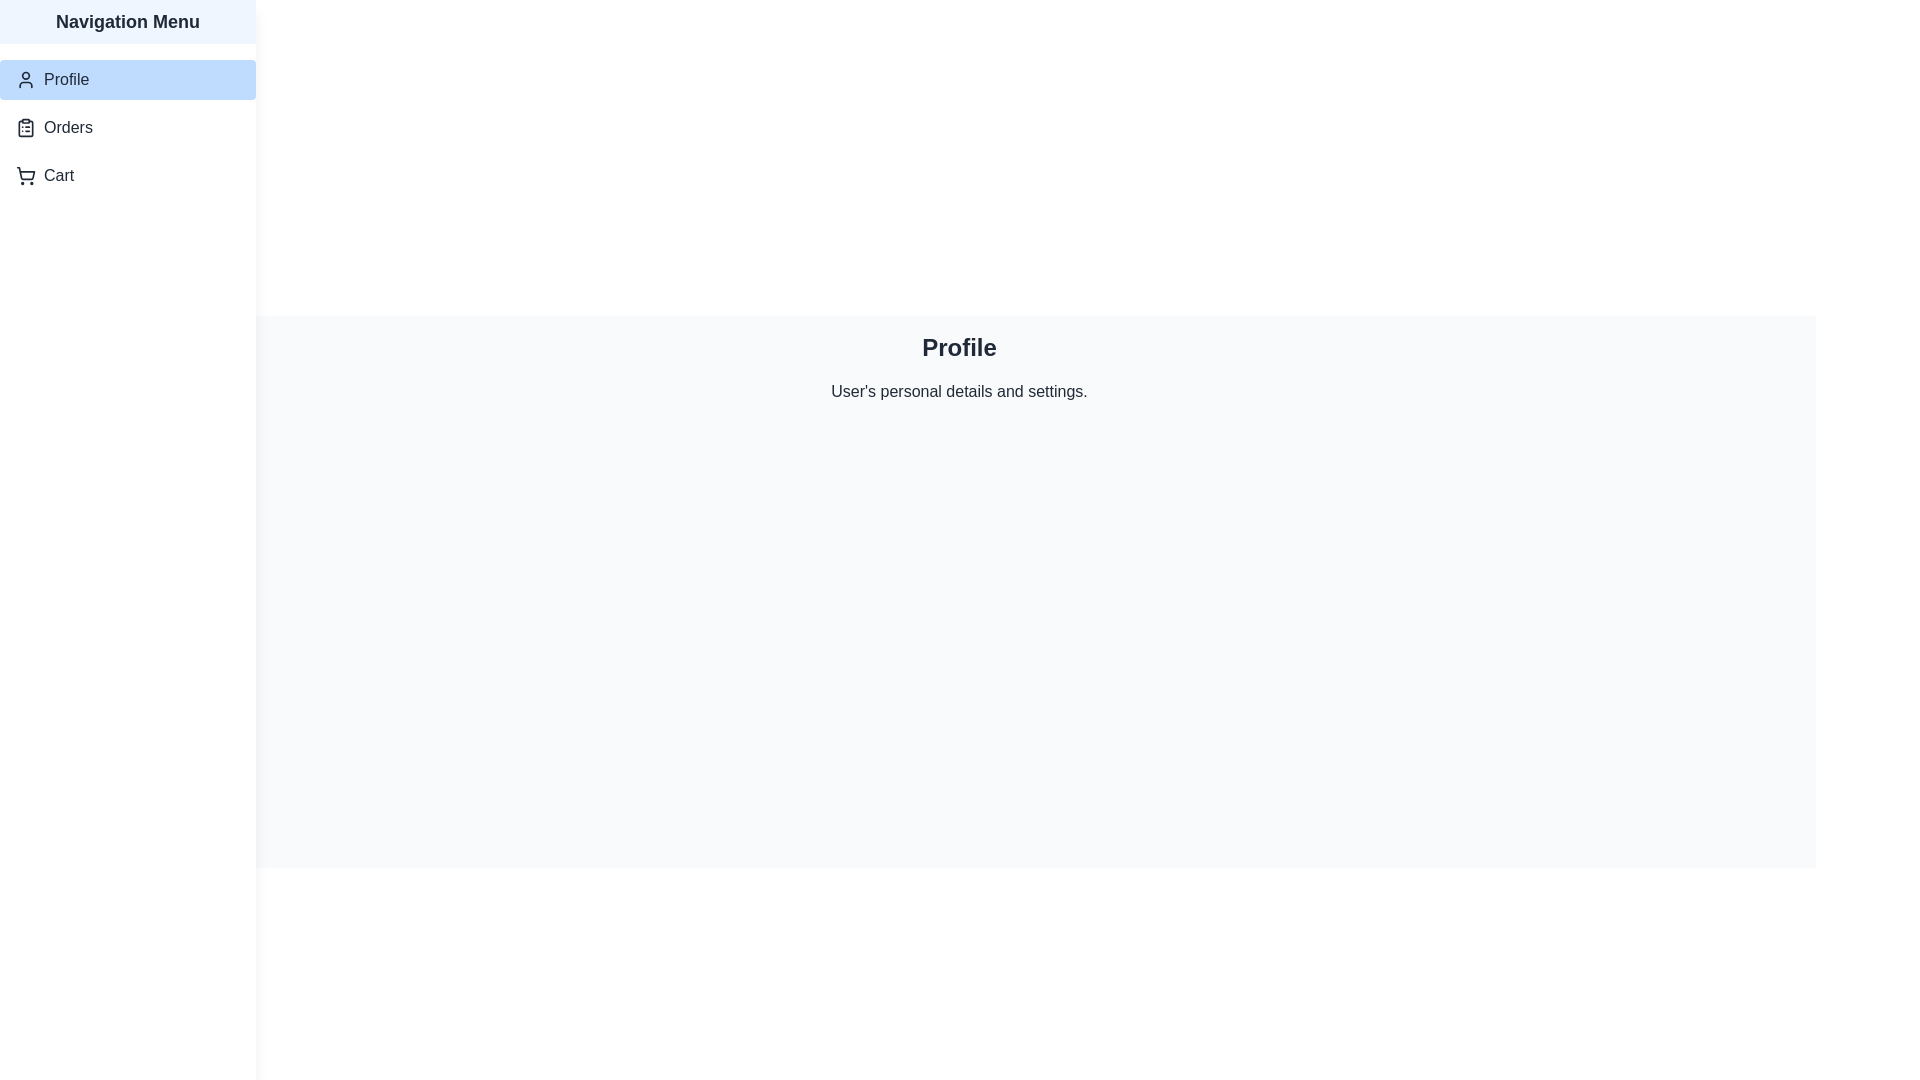  What do you see at coordinates (66, 79) in the screenshot?
I see `the 'Profile' text label in the sidebar menu` at bounding box center [66, 79].